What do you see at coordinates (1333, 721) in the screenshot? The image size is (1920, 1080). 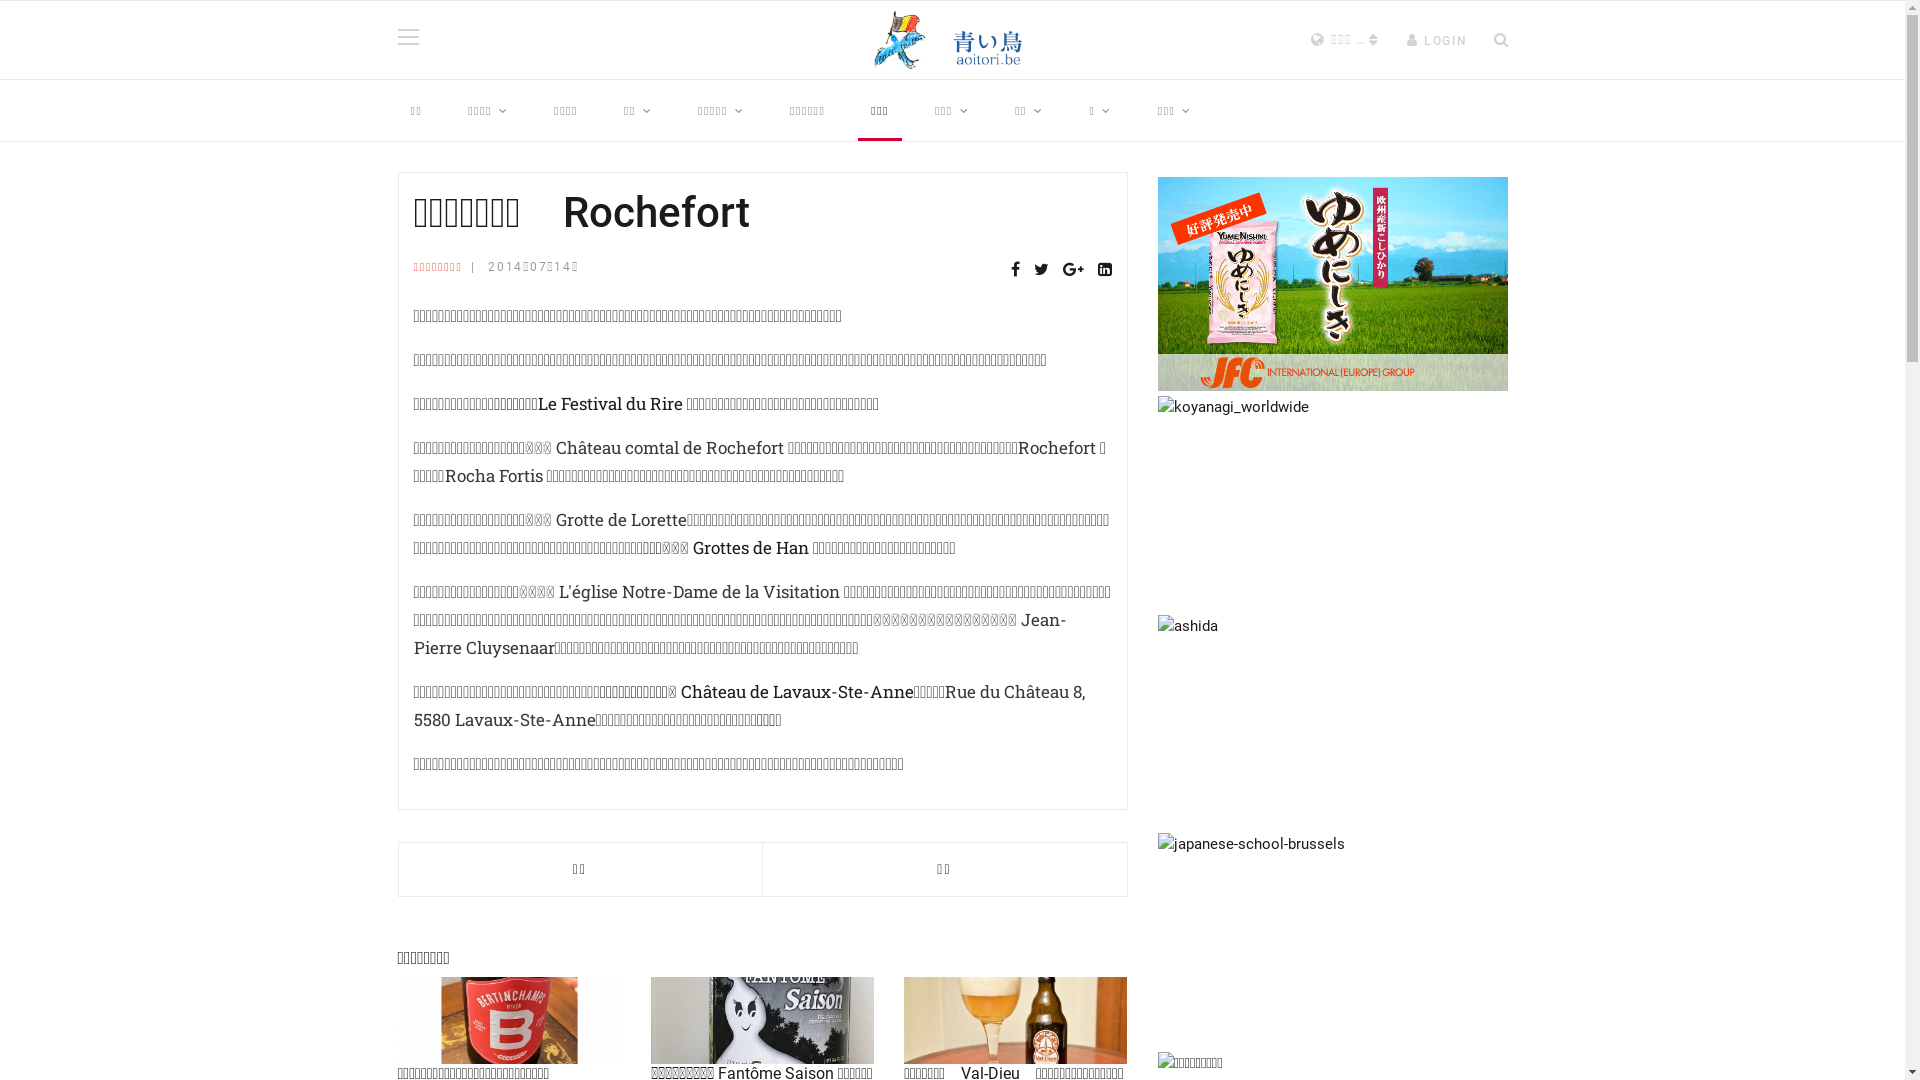 I see `'Ashida 2019'` at bounding box center [1333, 721].